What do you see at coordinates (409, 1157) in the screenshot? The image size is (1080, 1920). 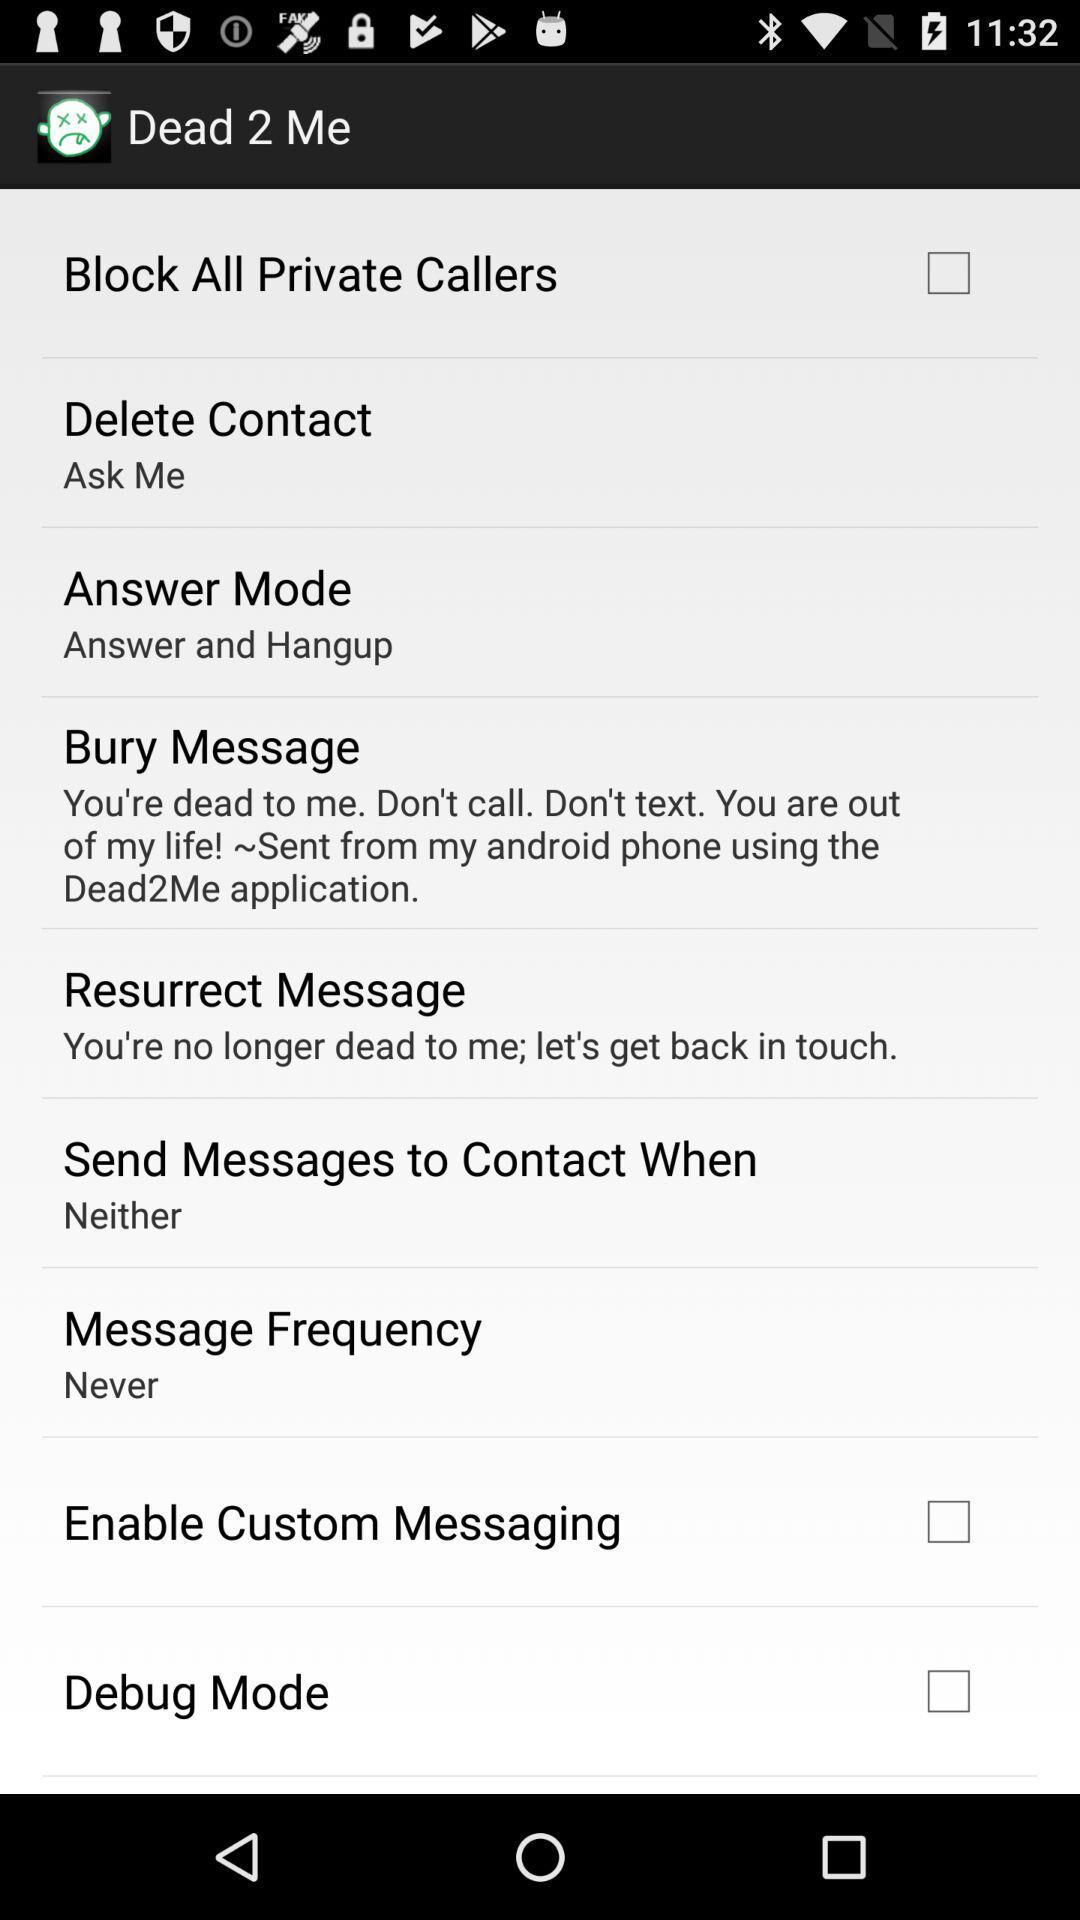 I see `the send messages to item` at bounding box center [409, 1157].